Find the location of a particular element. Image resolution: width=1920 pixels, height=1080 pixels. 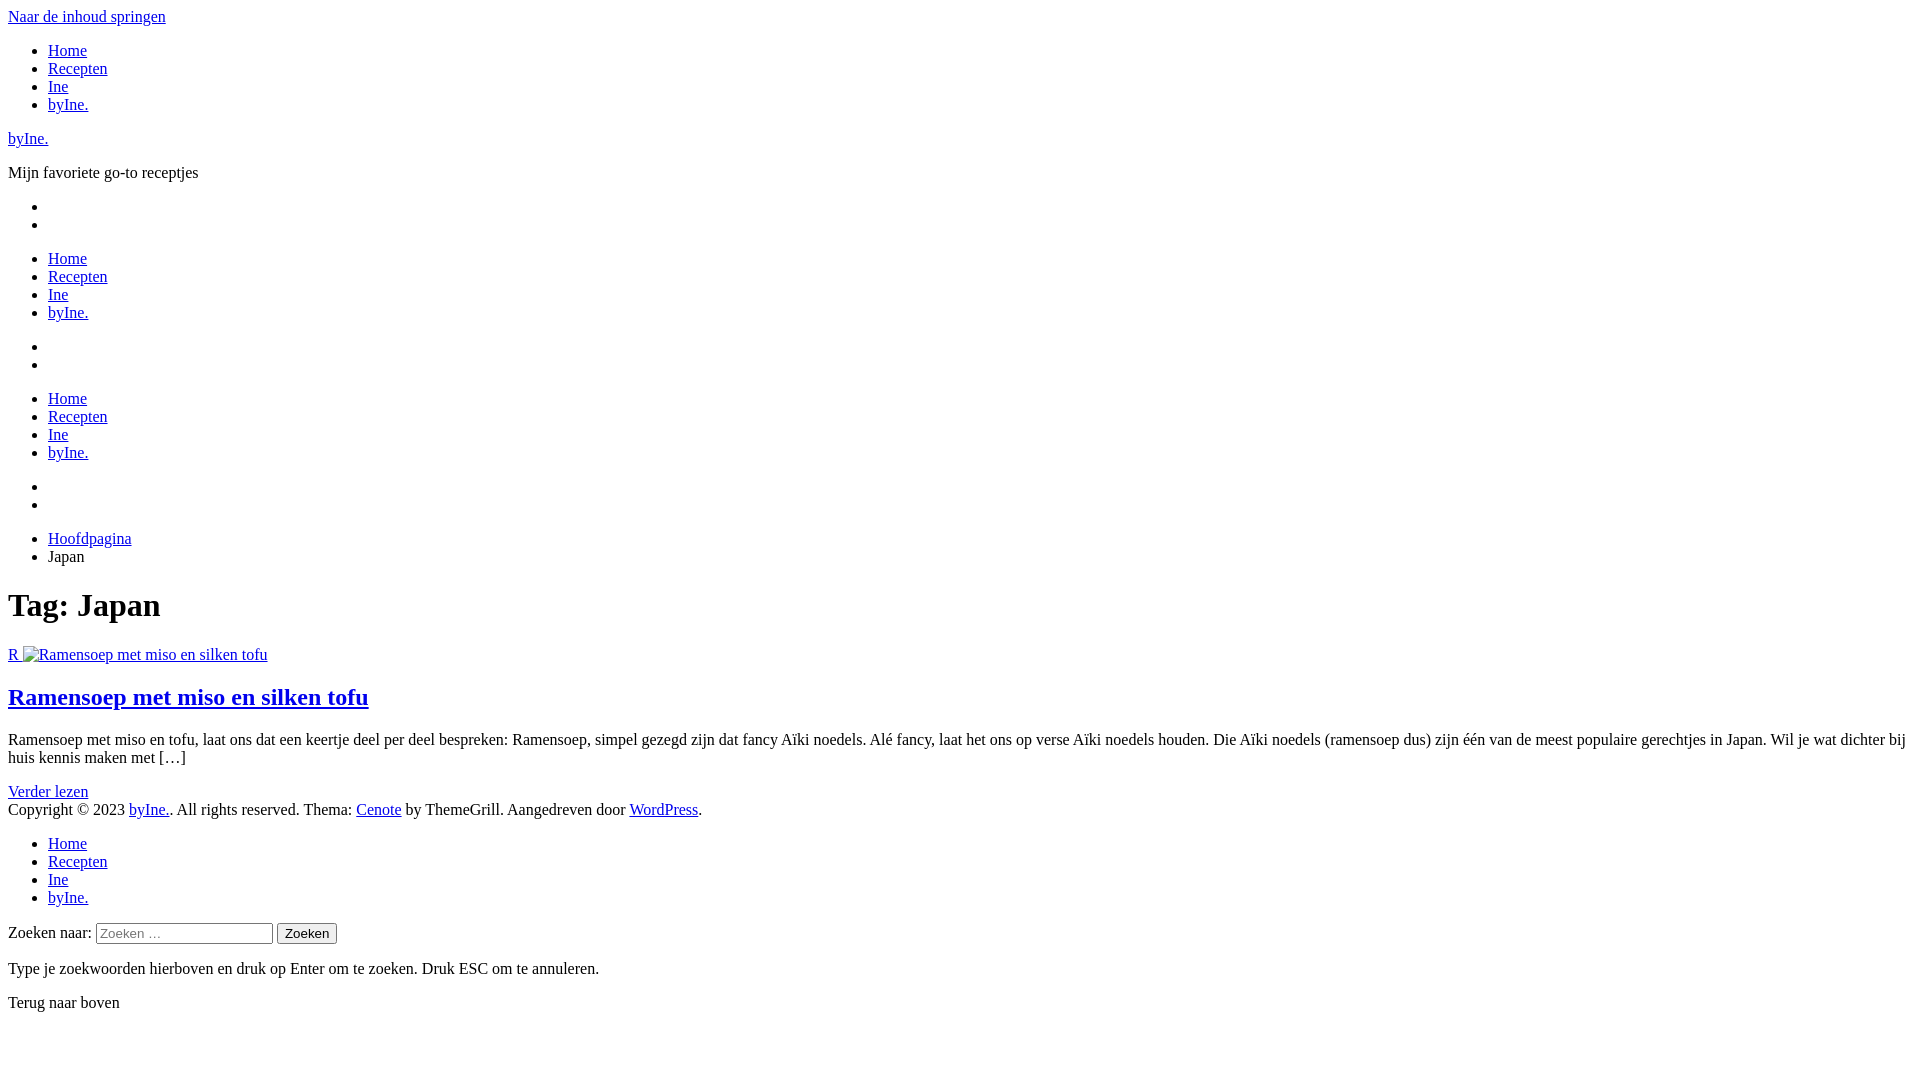

'Home' is located at coordinates (67, 49).